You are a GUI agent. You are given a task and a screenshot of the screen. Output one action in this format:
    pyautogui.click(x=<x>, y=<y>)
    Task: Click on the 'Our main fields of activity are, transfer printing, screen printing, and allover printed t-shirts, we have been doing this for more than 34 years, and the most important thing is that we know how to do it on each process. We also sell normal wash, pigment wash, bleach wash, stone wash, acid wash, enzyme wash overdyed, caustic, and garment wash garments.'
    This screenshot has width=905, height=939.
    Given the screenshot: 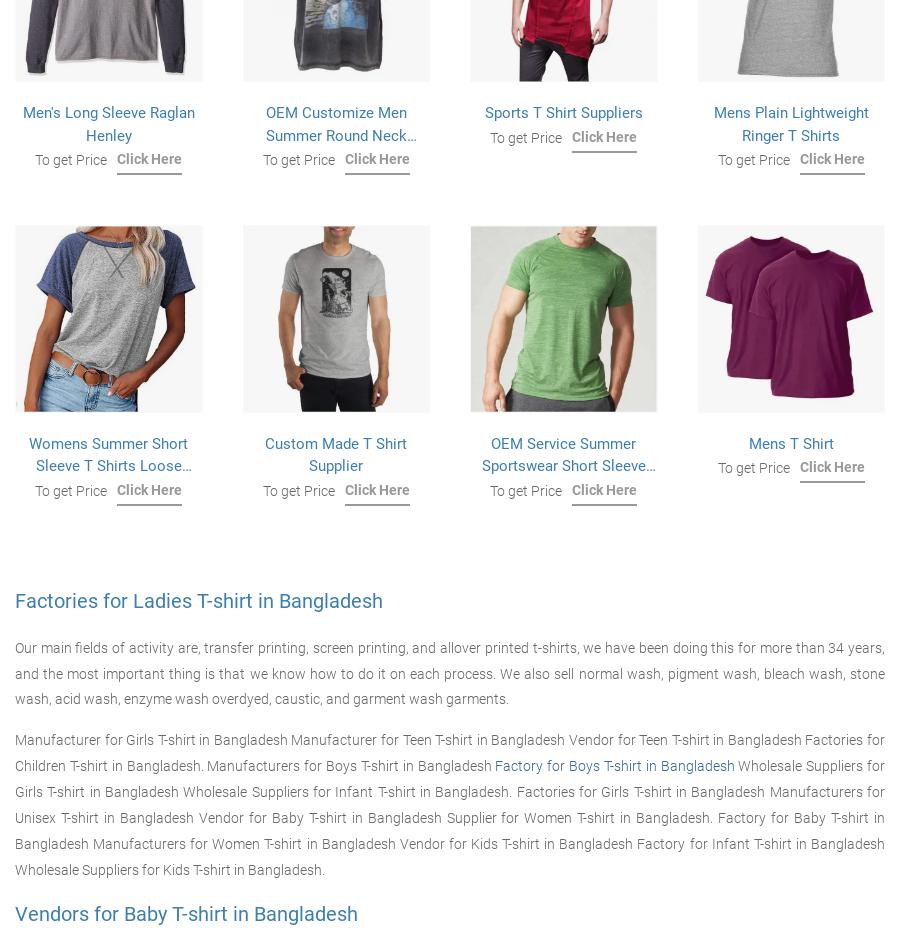 What is the action you would take?
    pyautogui.click(x=448, y=672)
    